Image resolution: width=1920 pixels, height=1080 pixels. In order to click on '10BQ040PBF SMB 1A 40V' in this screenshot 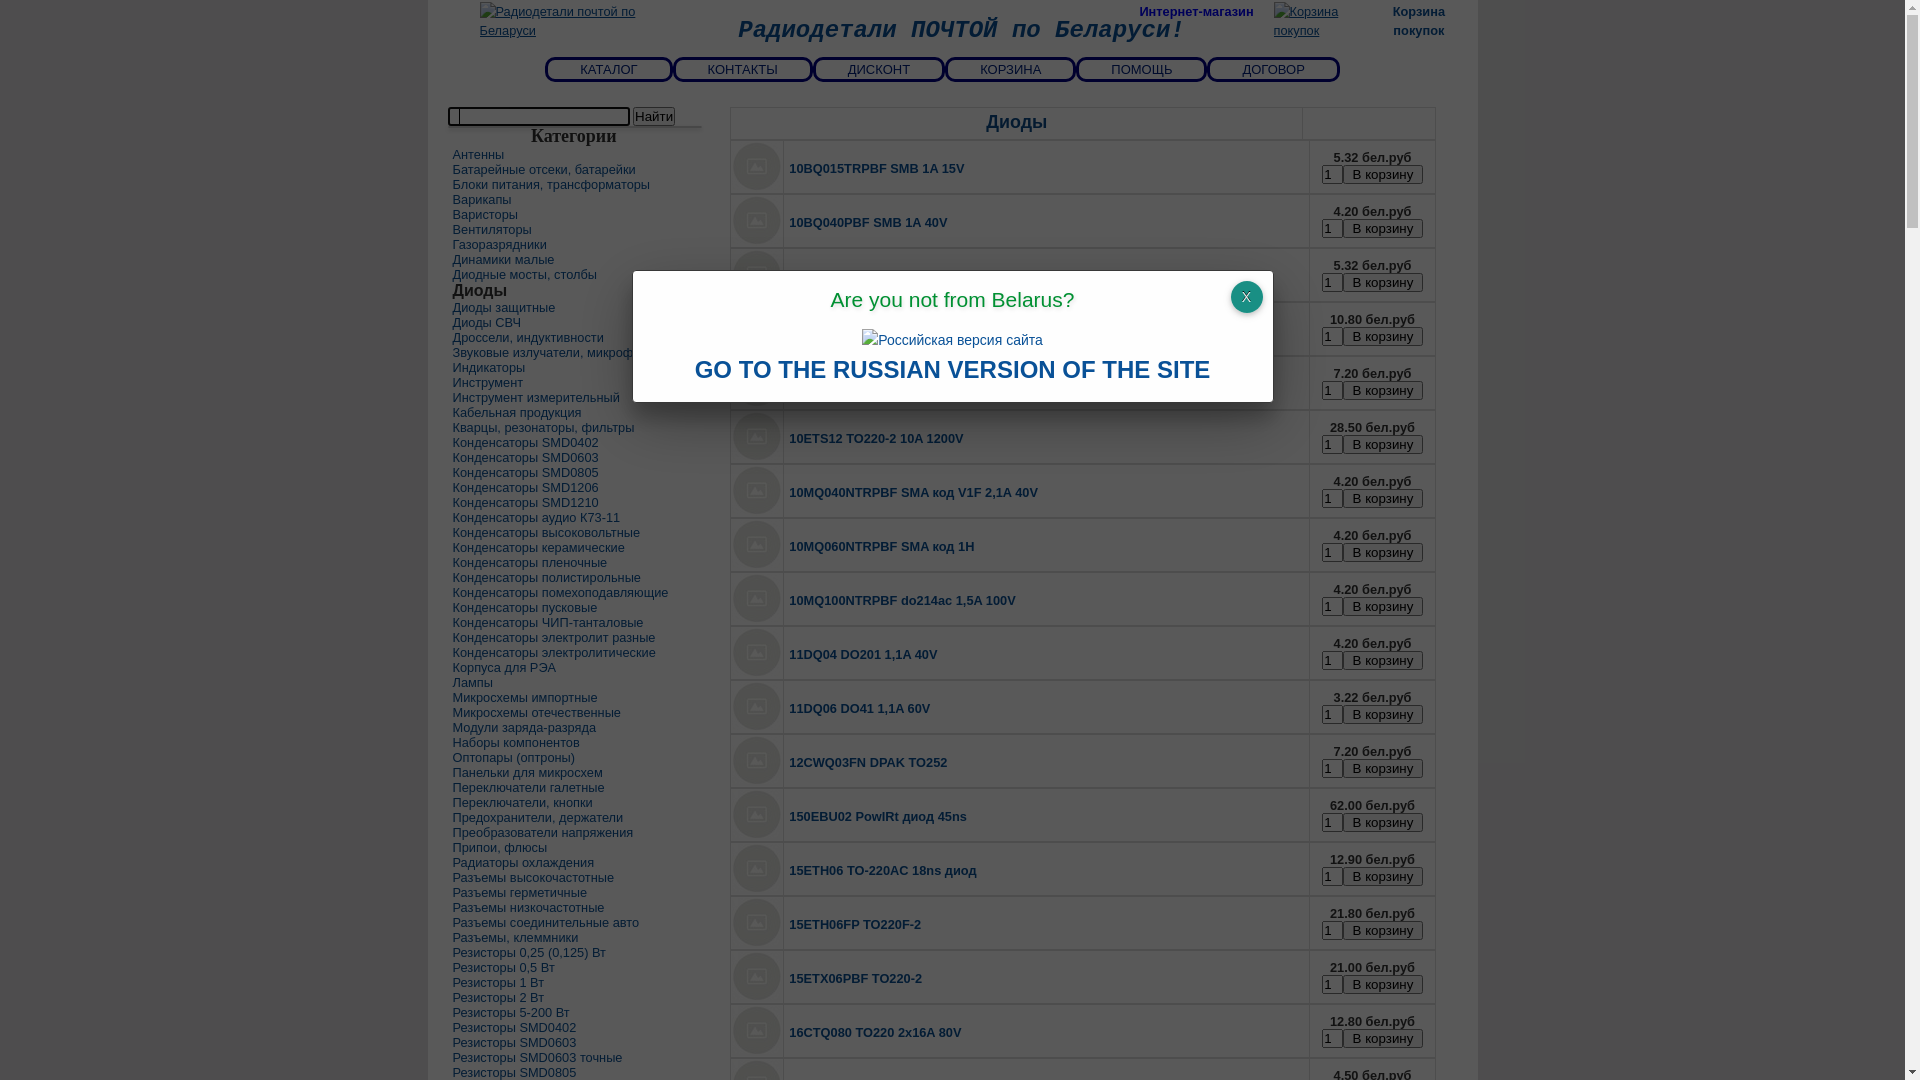, I will do `click(868, 222)`.